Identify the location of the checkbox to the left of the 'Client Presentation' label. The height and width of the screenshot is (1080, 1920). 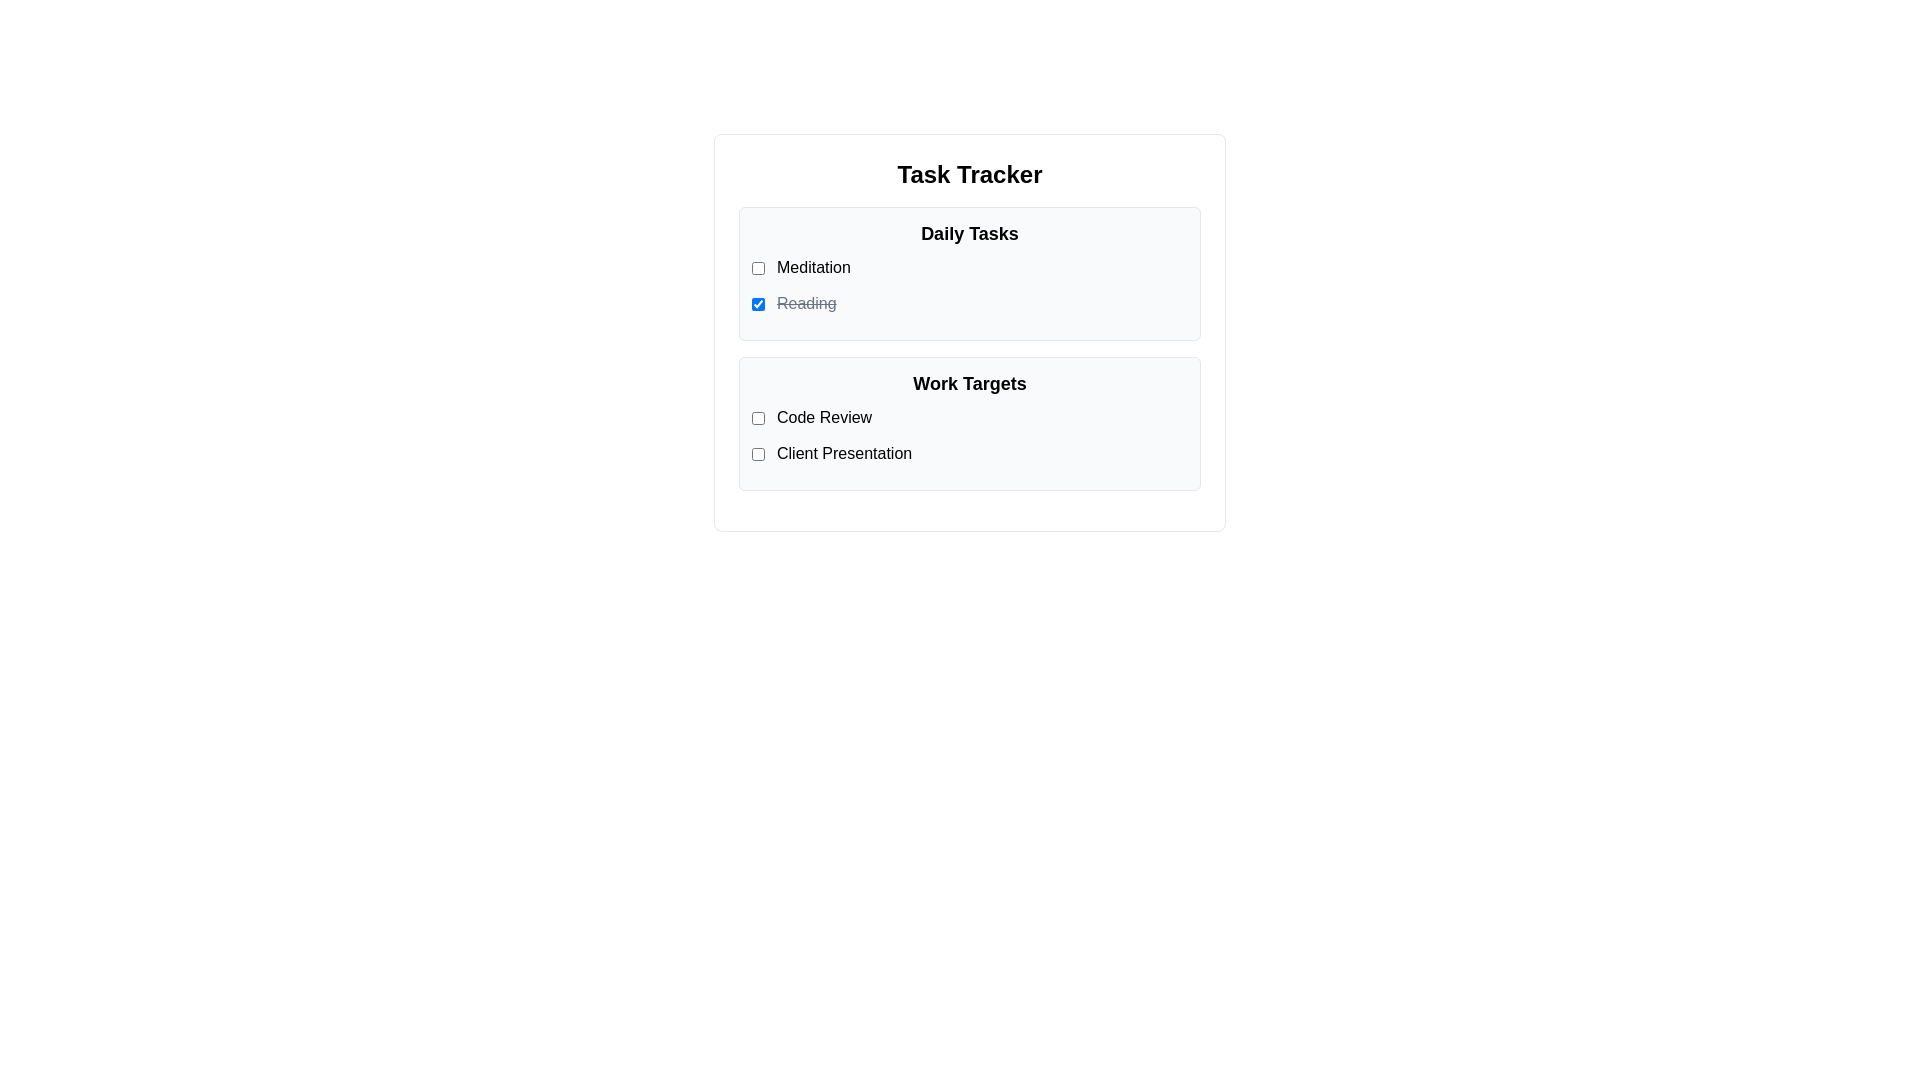
(757, 454).